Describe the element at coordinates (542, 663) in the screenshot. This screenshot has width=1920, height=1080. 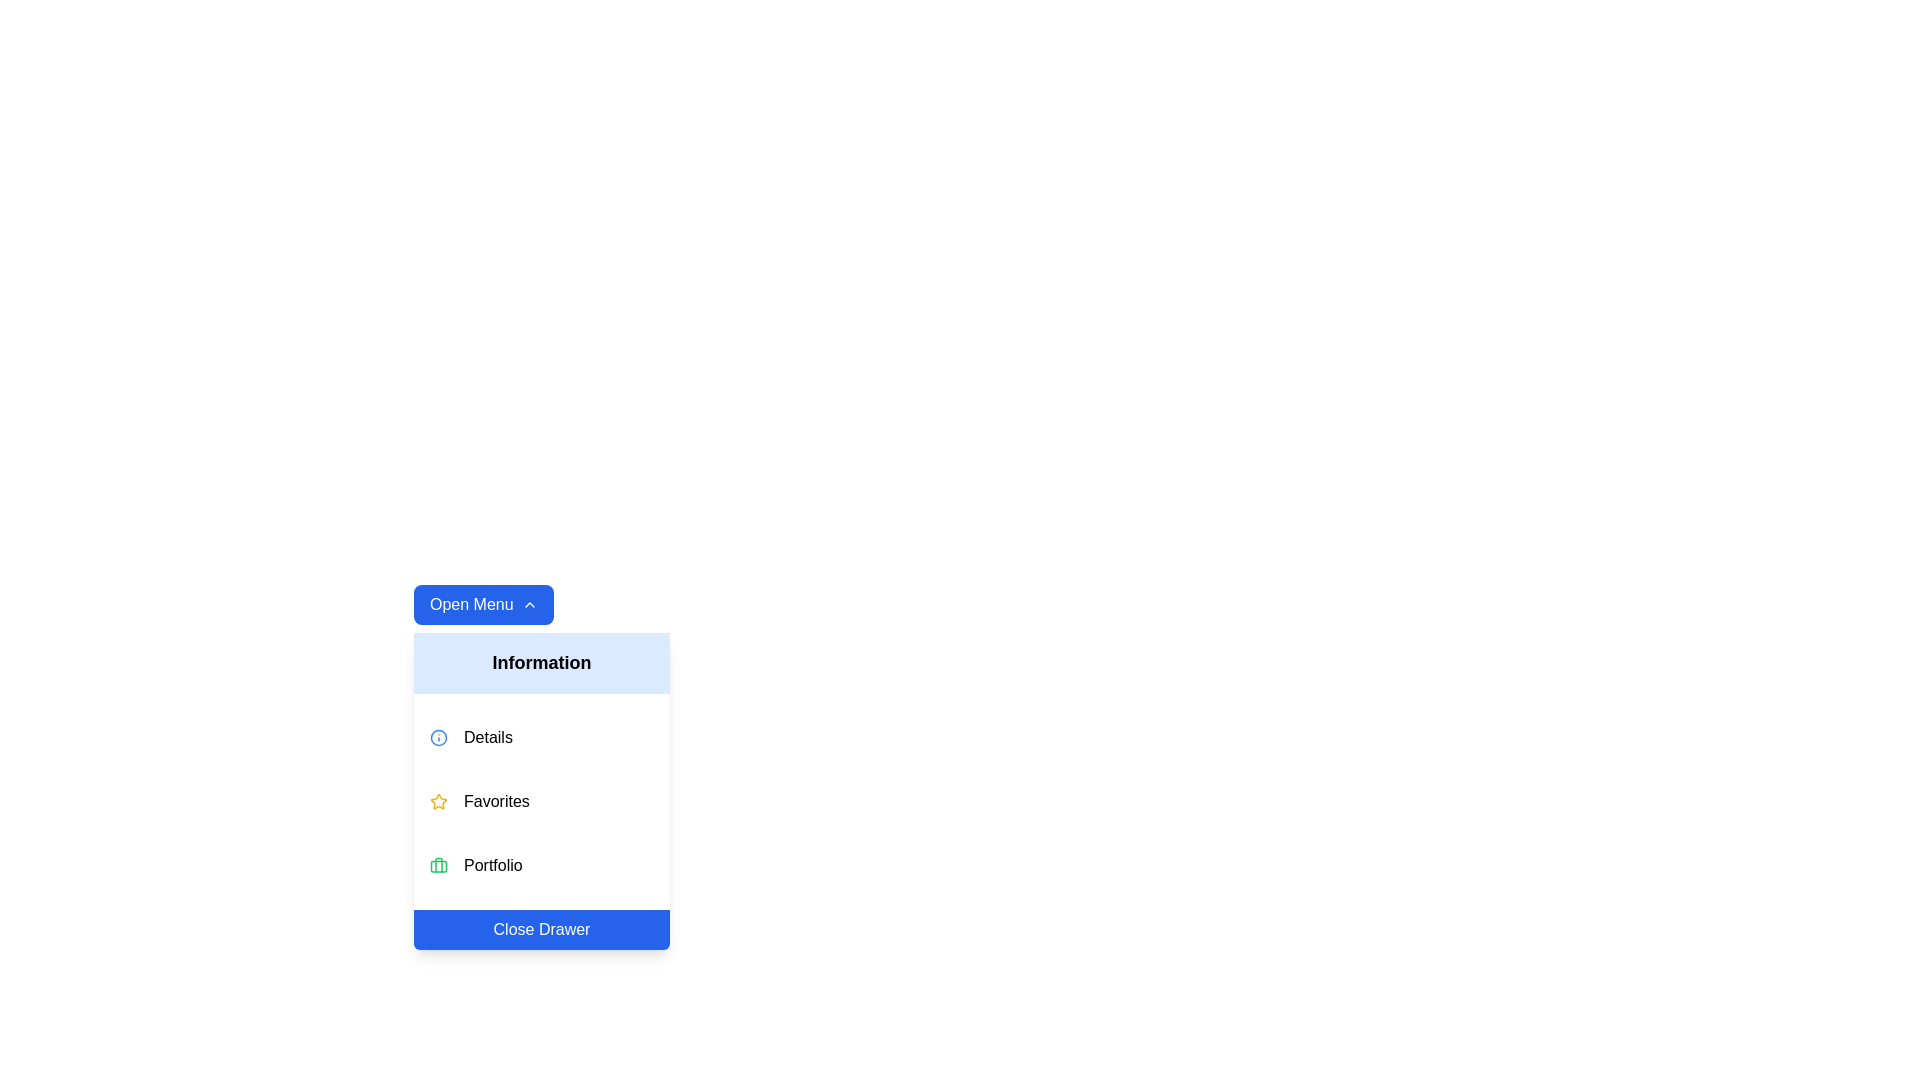
I see `the 'Information' text label, which is a light blue rectangle located at the top of the dropdown menu, positioned directly under the 'Open Menu' button` at that location.